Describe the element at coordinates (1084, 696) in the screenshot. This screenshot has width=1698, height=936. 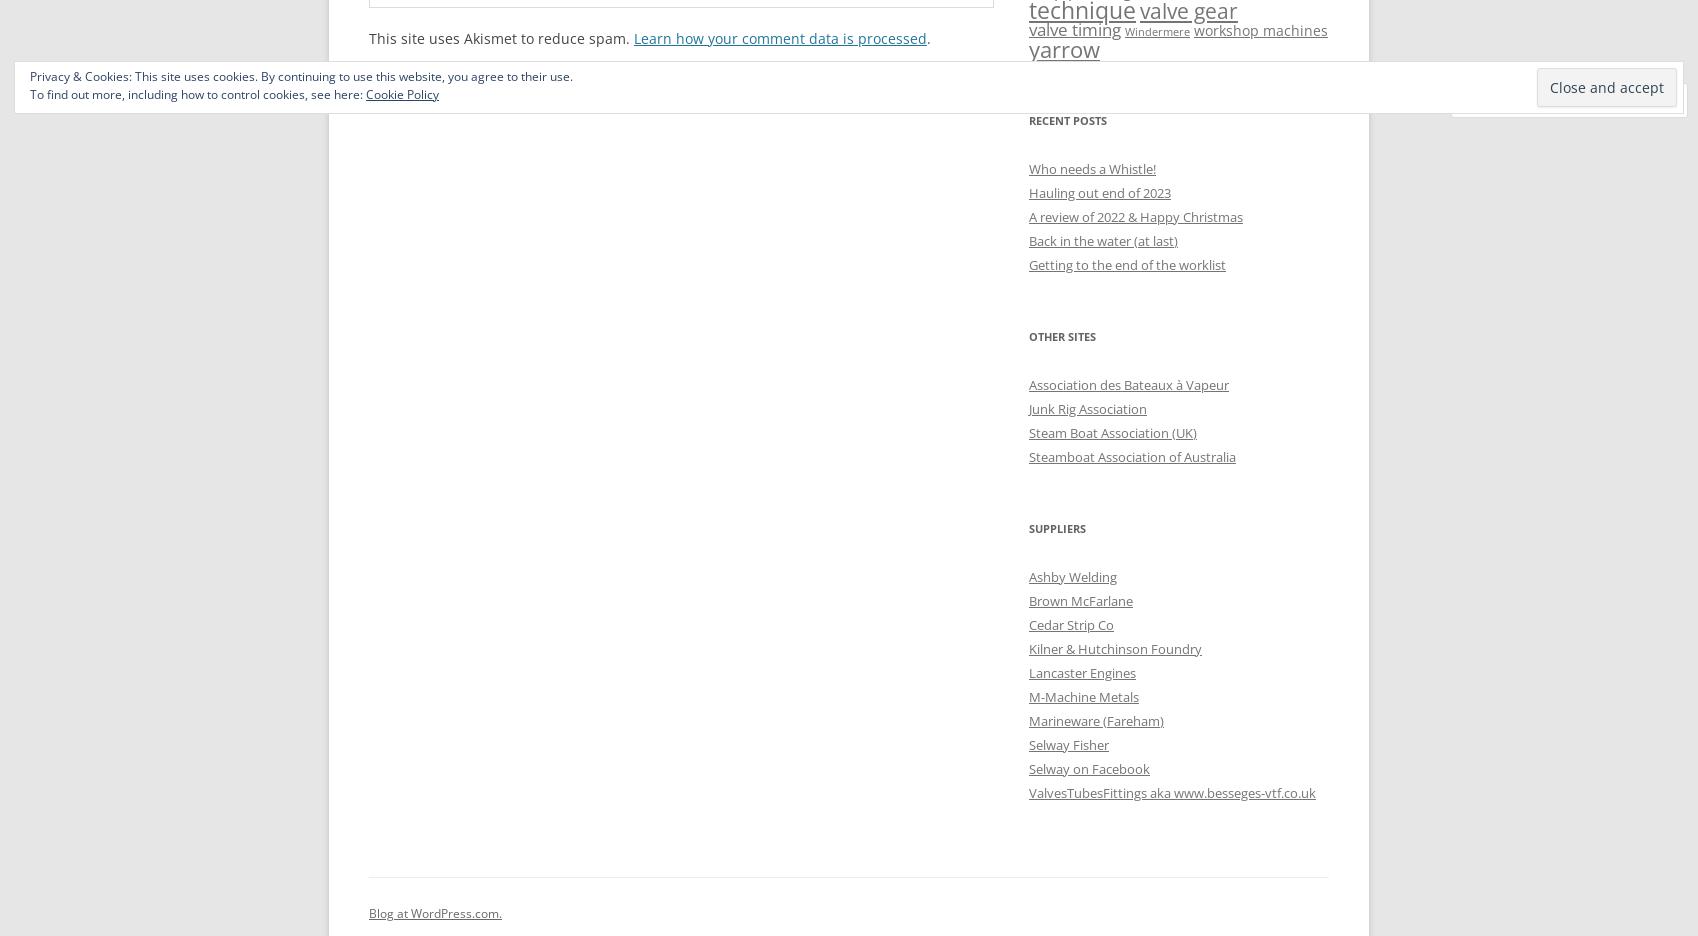
I see `'M-Machine Metals'` at that location.